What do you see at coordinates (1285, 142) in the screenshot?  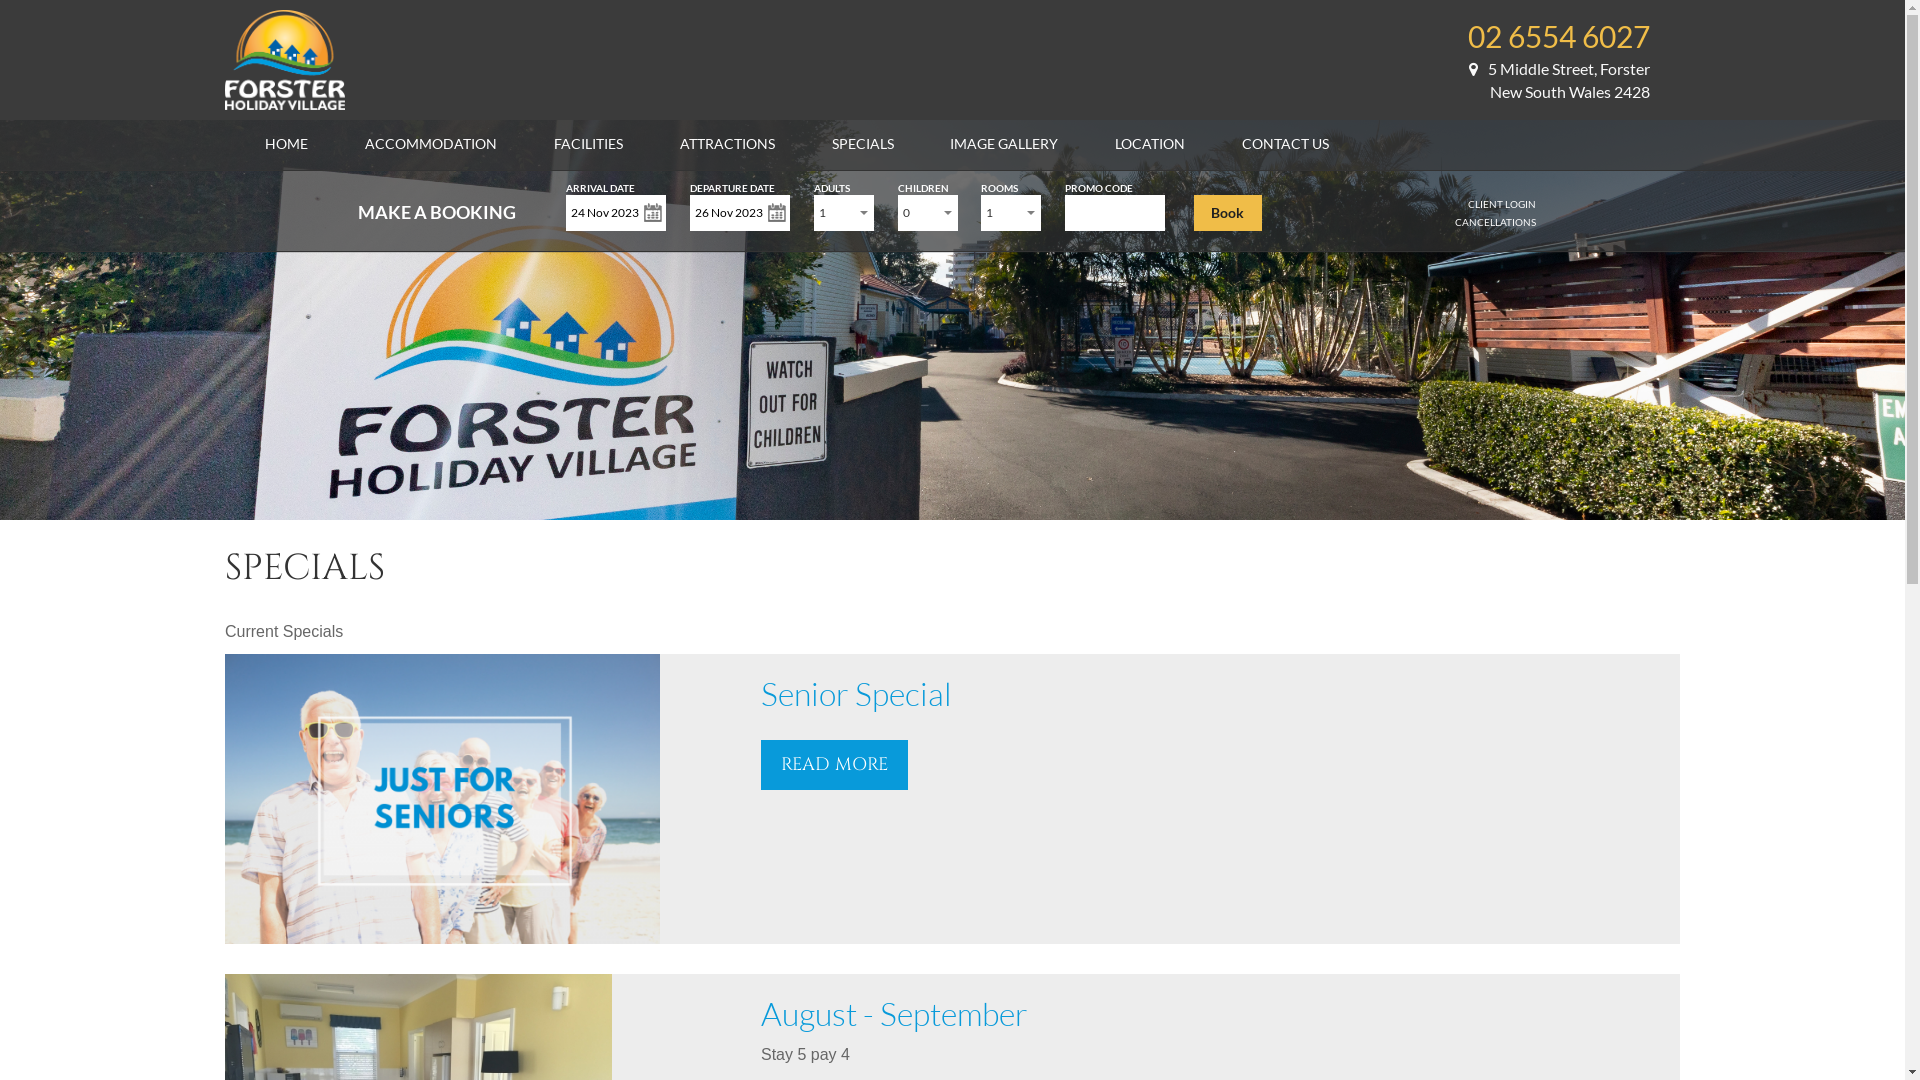 I see `'CONTACT US'` at bounding box center [1285, 142].